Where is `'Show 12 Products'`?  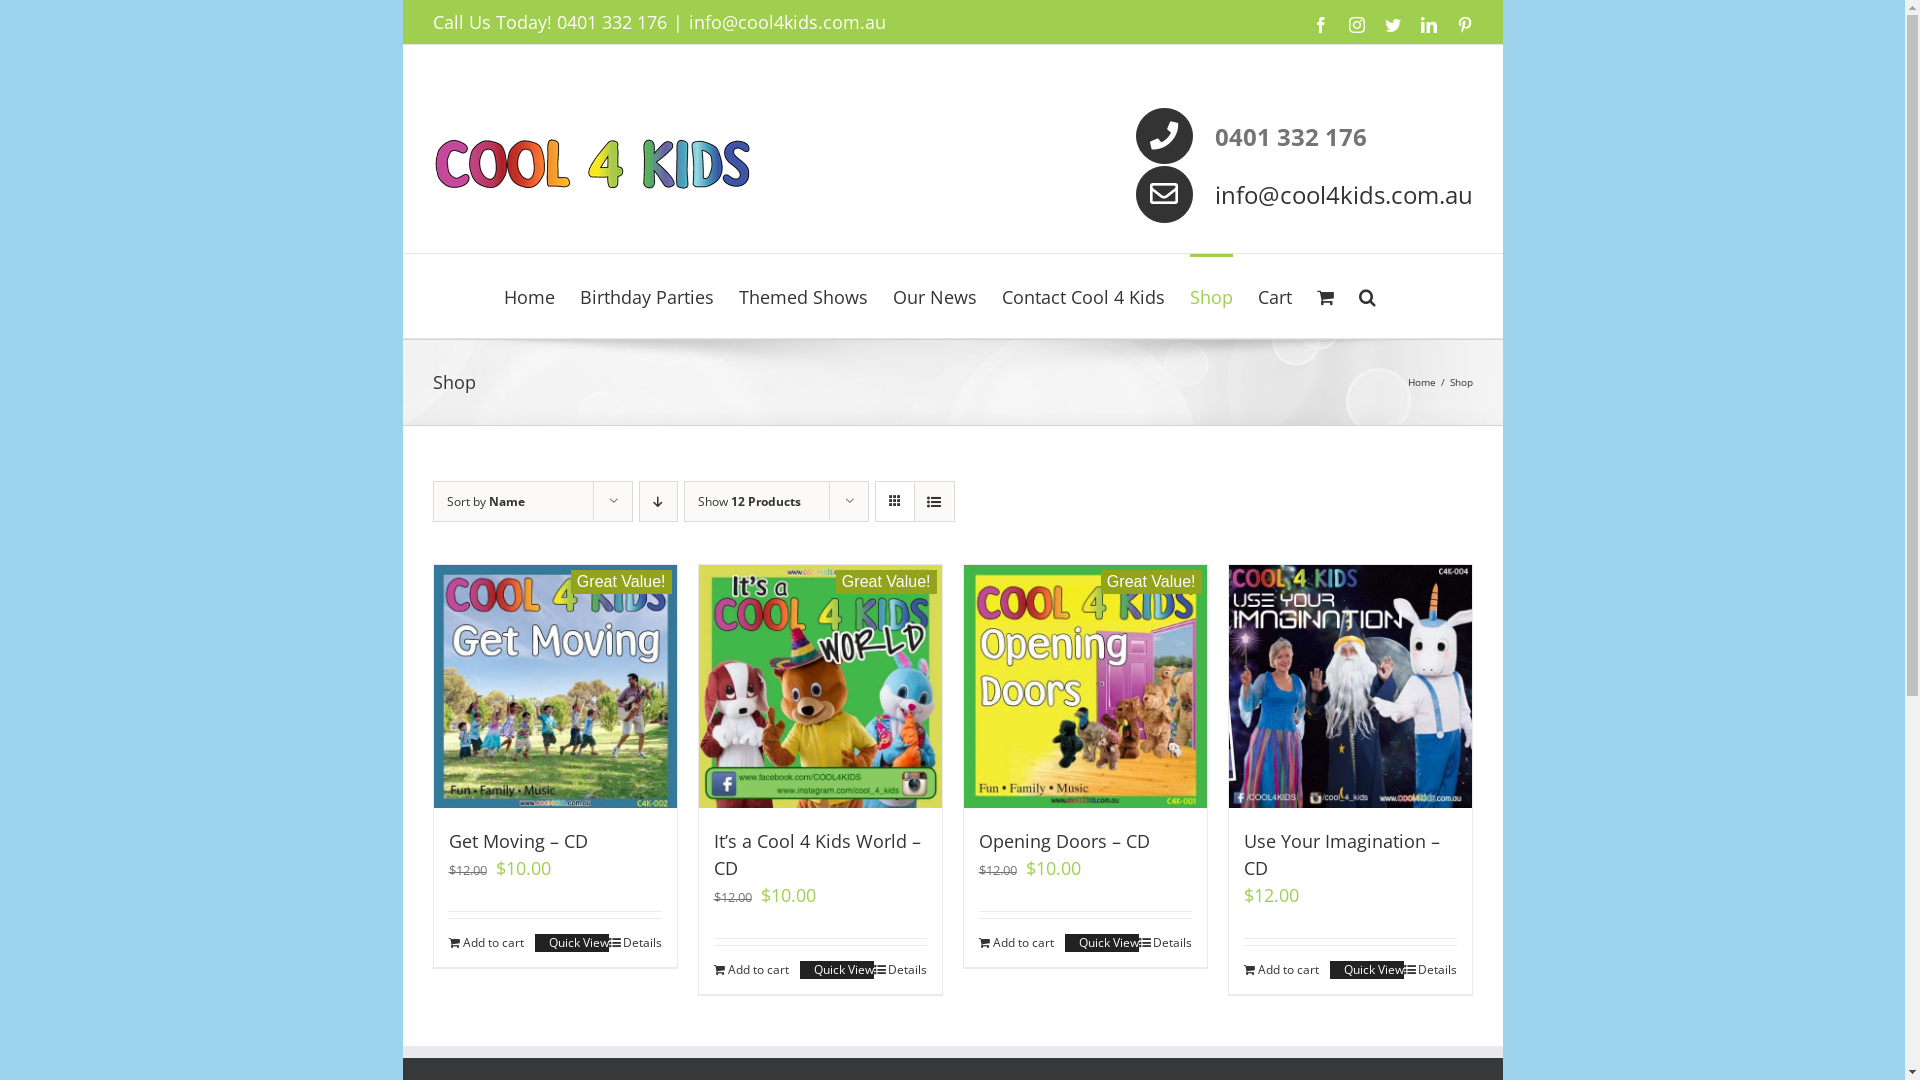
'Show 12 Products' is located at coordinates (697, 500).